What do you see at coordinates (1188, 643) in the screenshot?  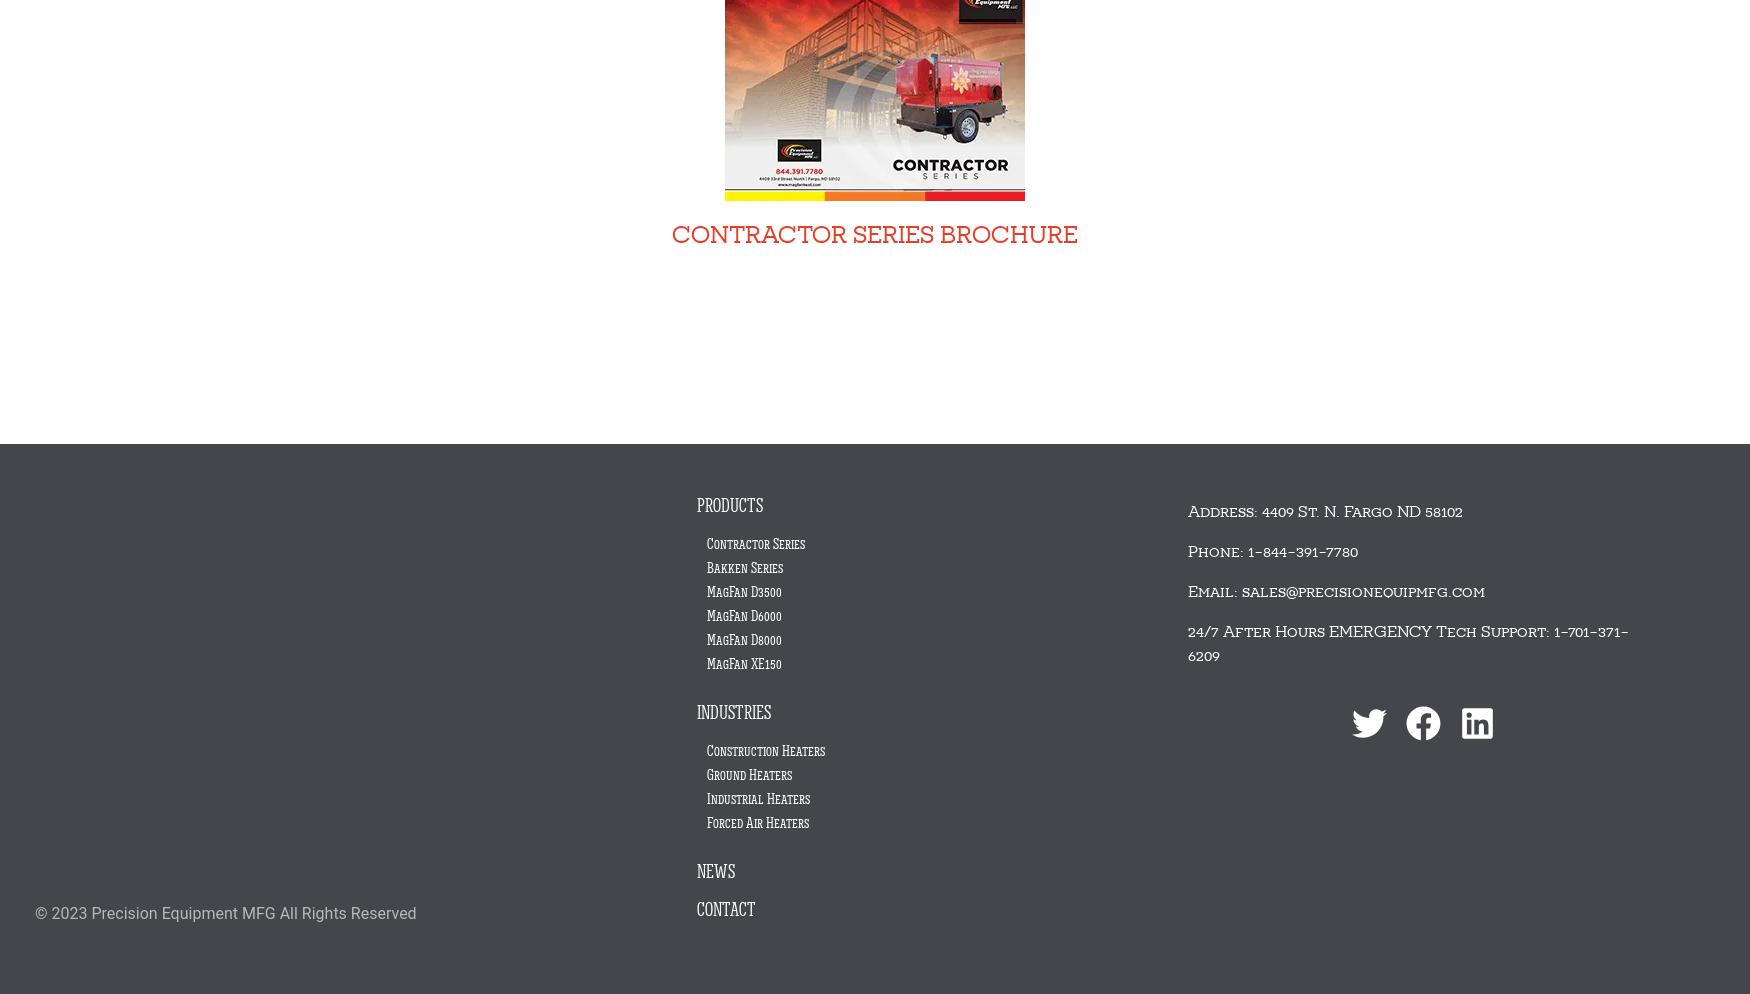 I see `'24/7 After Hours EMERGENCY Tech Support: 1-701-371-6209'` at bounding box center [1188, 643].